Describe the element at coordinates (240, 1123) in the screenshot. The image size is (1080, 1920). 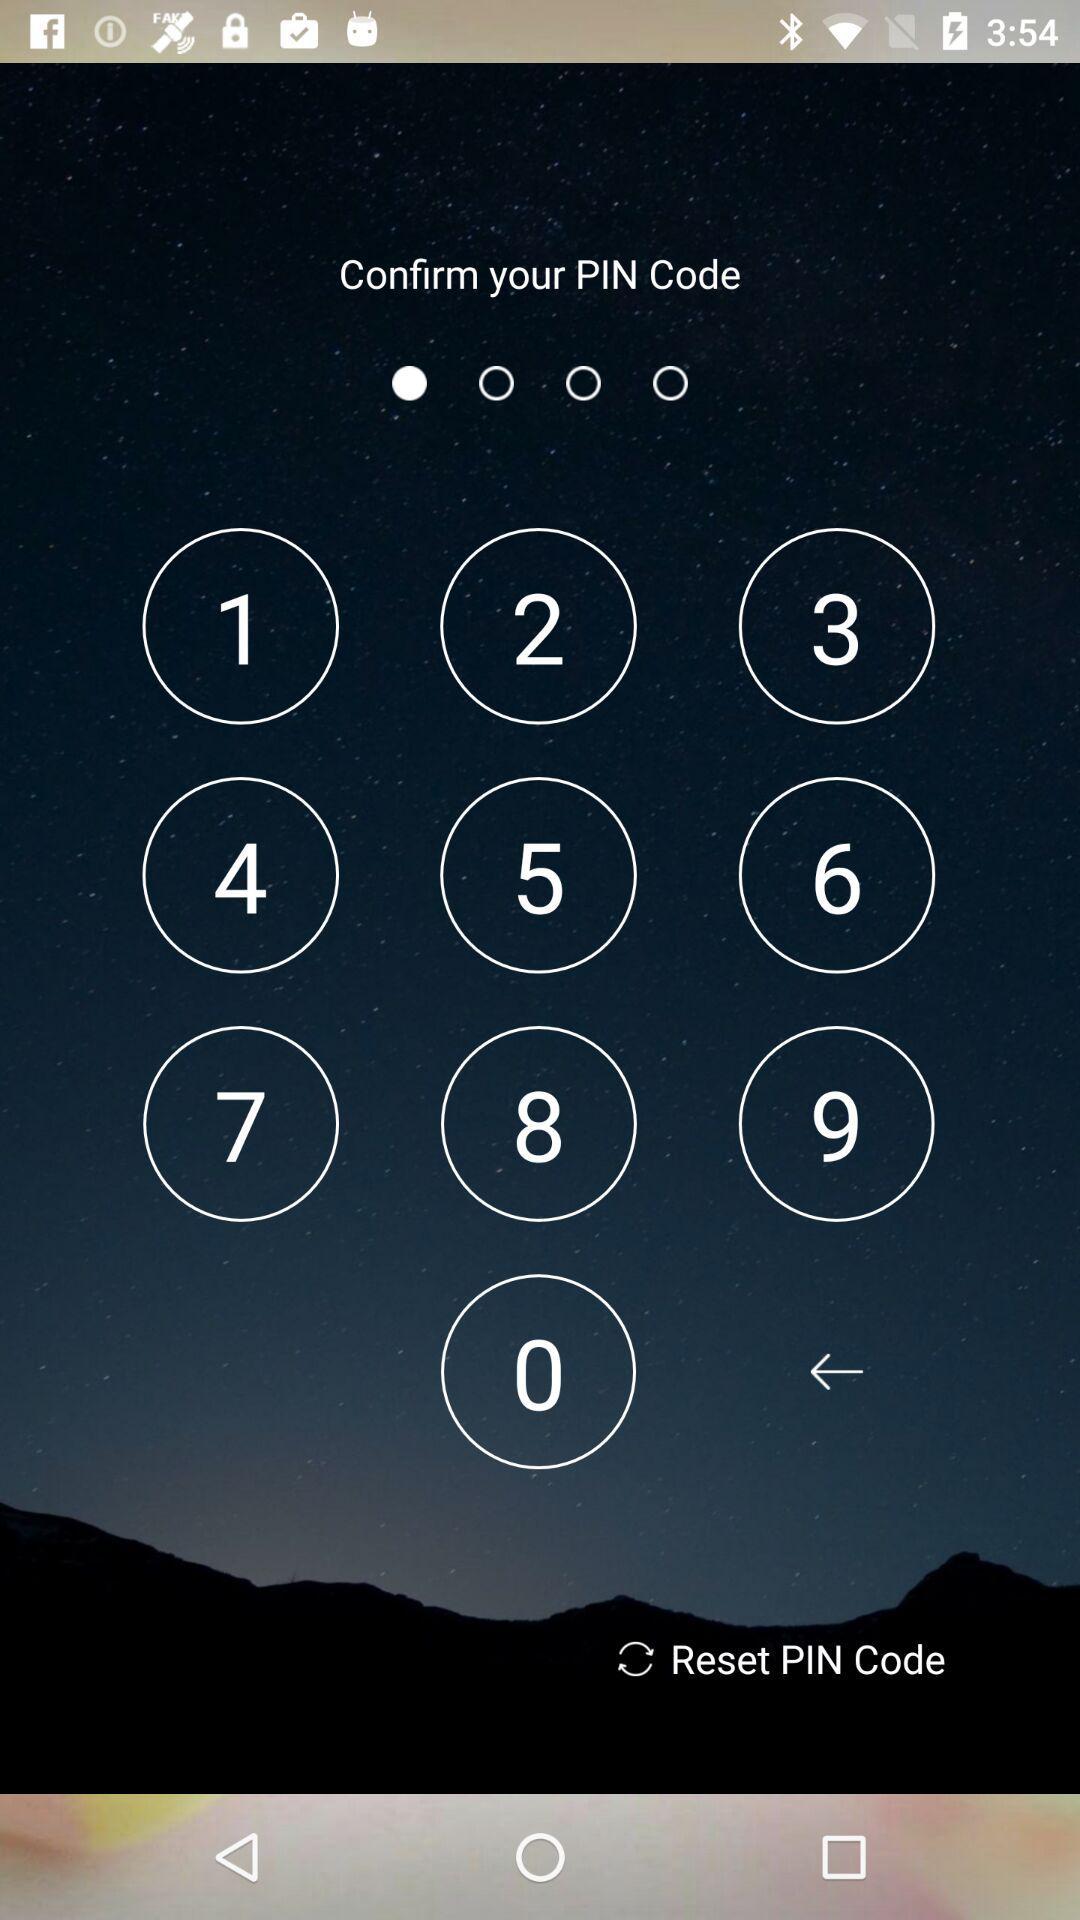
I see `7 icon` at that location.